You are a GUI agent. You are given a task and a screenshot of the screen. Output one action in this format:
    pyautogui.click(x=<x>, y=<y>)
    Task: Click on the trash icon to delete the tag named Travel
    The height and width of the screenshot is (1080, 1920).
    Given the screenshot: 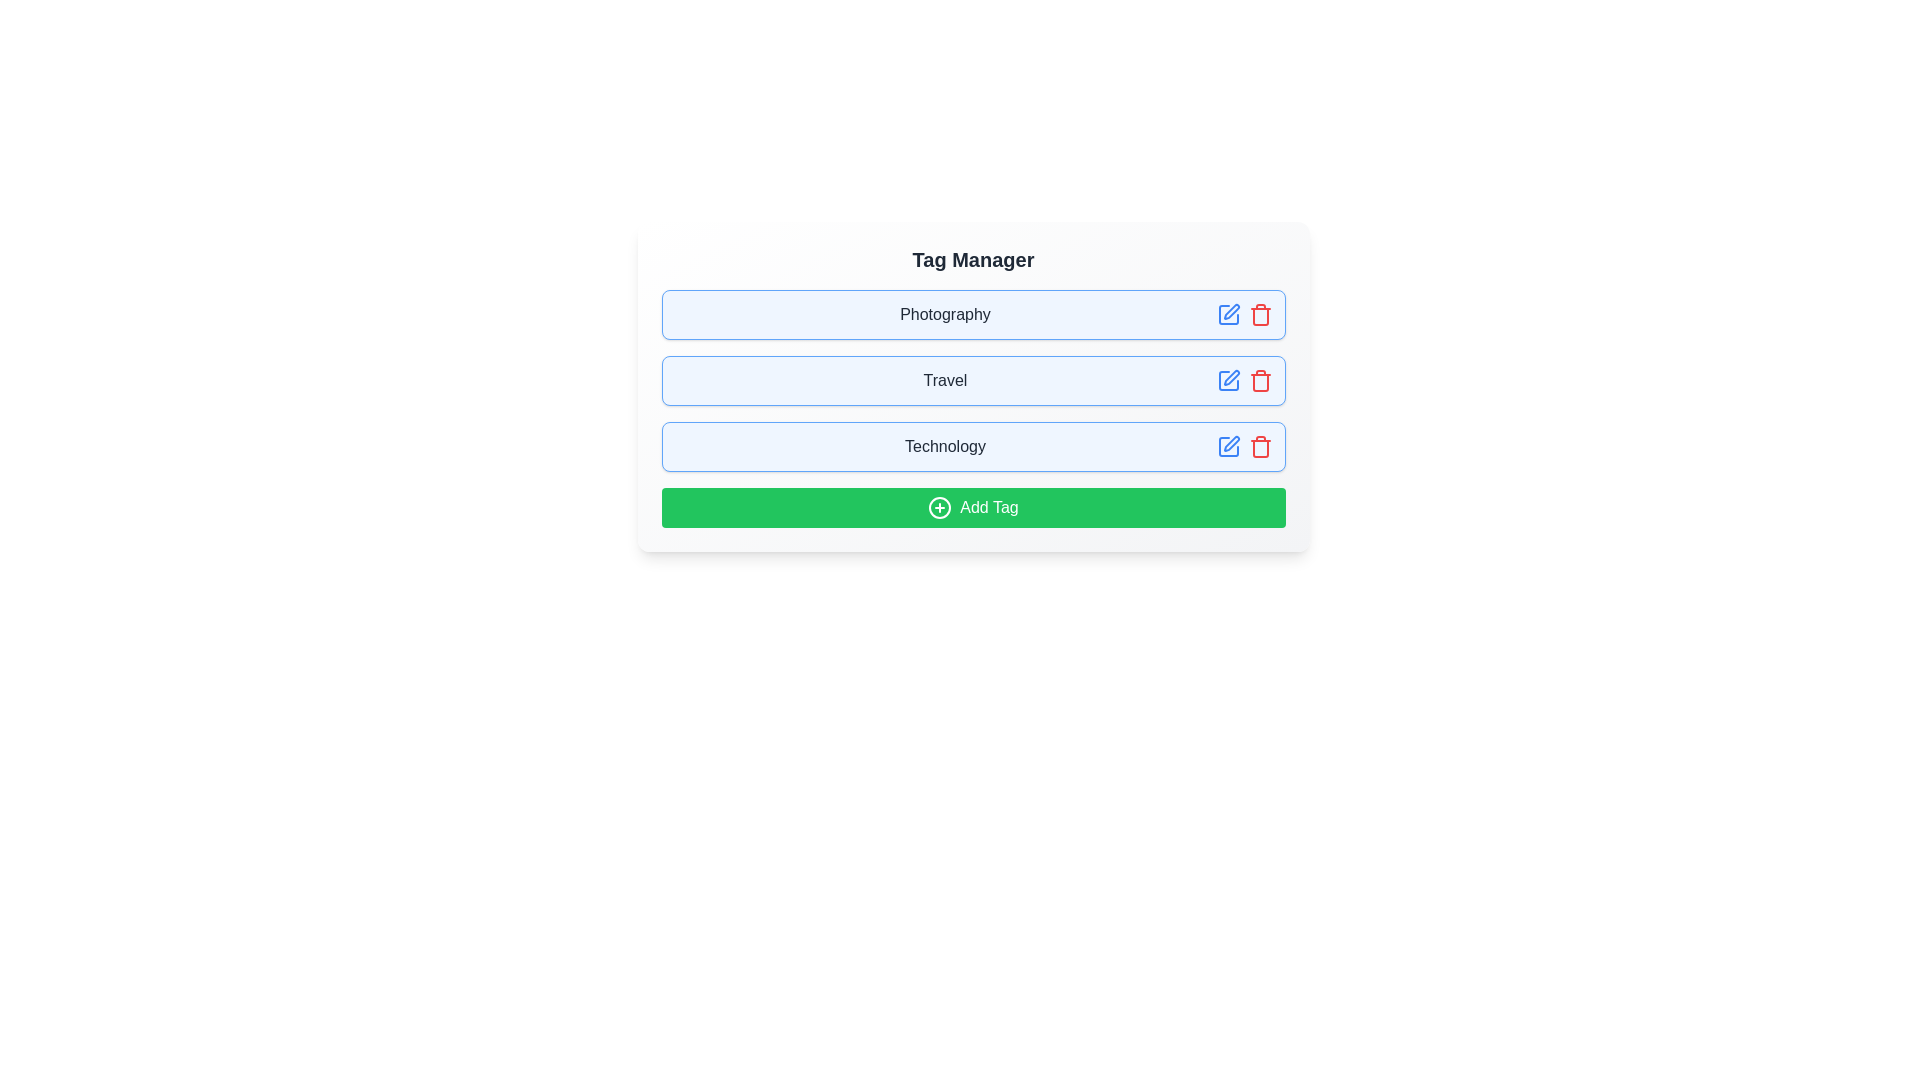 What is the action you would take?
    pyautogui.click(x=1259, y=381)
    